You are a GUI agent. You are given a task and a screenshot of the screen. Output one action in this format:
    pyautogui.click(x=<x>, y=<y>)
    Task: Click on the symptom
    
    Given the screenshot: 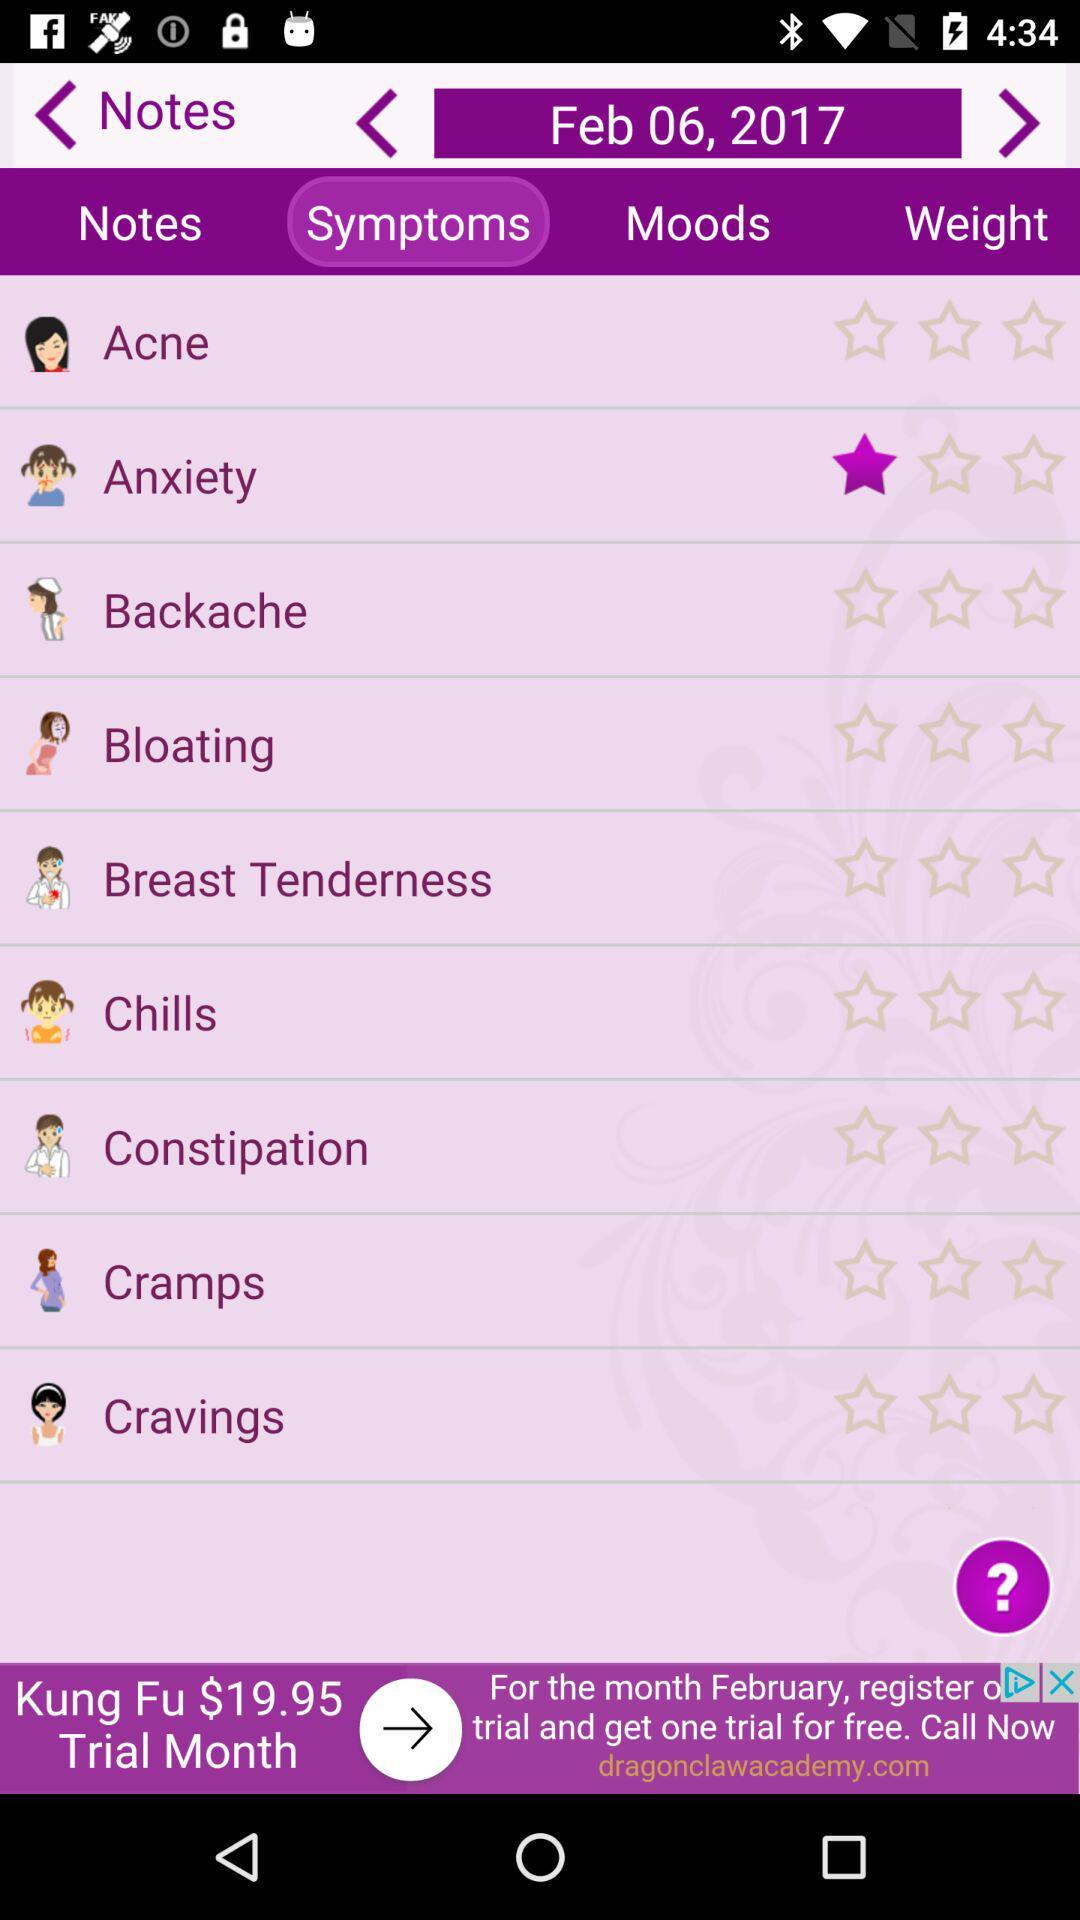 What is the action you would take?
    pyautogui.click(x=46, y=1011)
    